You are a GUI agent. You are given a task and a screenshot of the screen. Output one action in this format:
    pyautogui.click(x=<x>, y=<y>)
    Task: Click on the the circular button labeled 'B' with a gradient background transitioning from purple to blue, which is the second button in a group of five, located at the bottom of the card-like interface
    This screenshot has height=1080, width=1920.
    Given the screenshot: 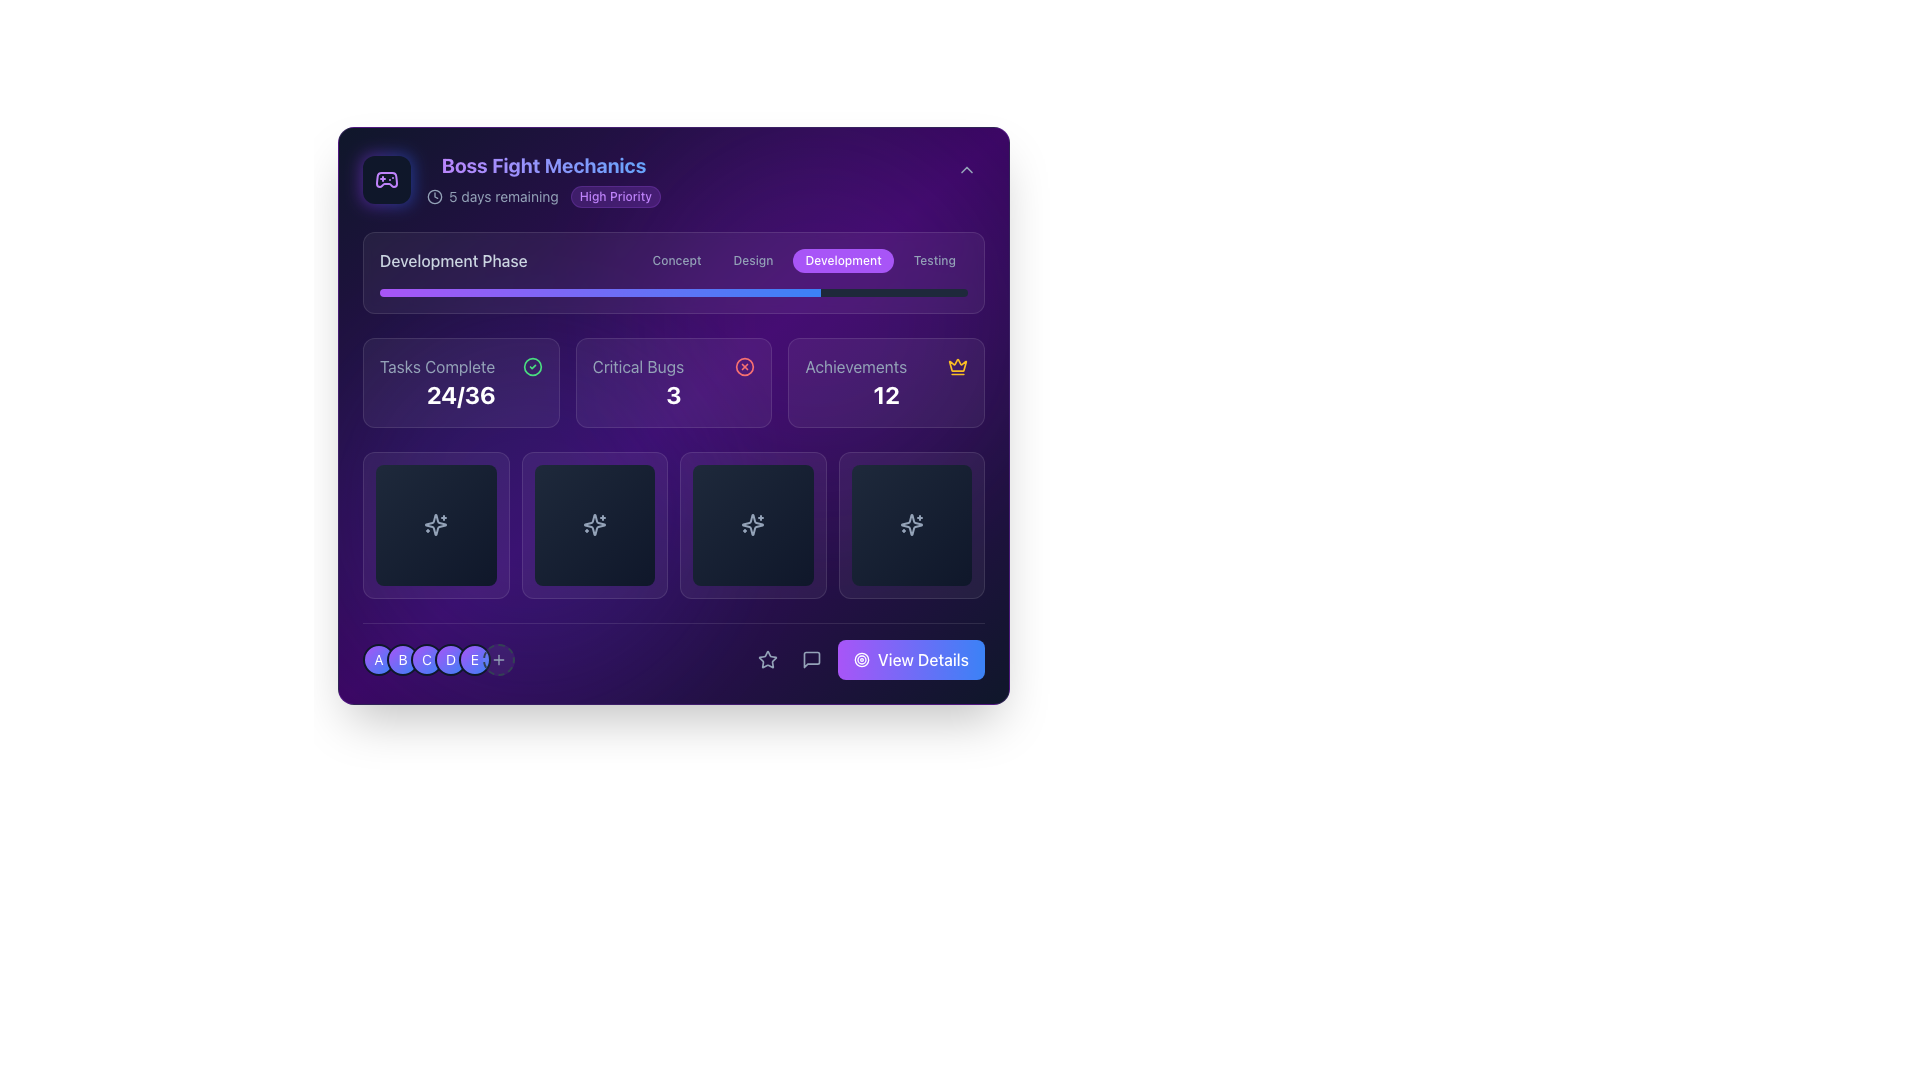 What is the action you would take?
    pyautogui.click(x=402, y=659)
    